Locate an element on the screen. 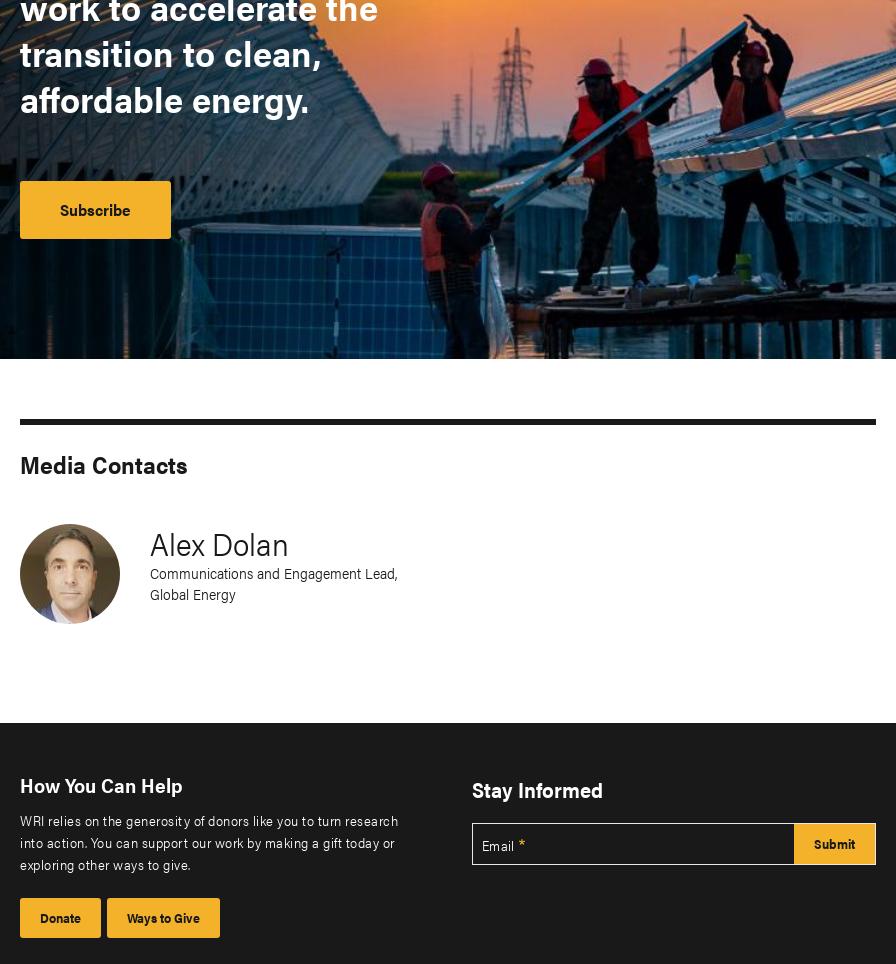  'Donate' is located at coordinates (39, 916).